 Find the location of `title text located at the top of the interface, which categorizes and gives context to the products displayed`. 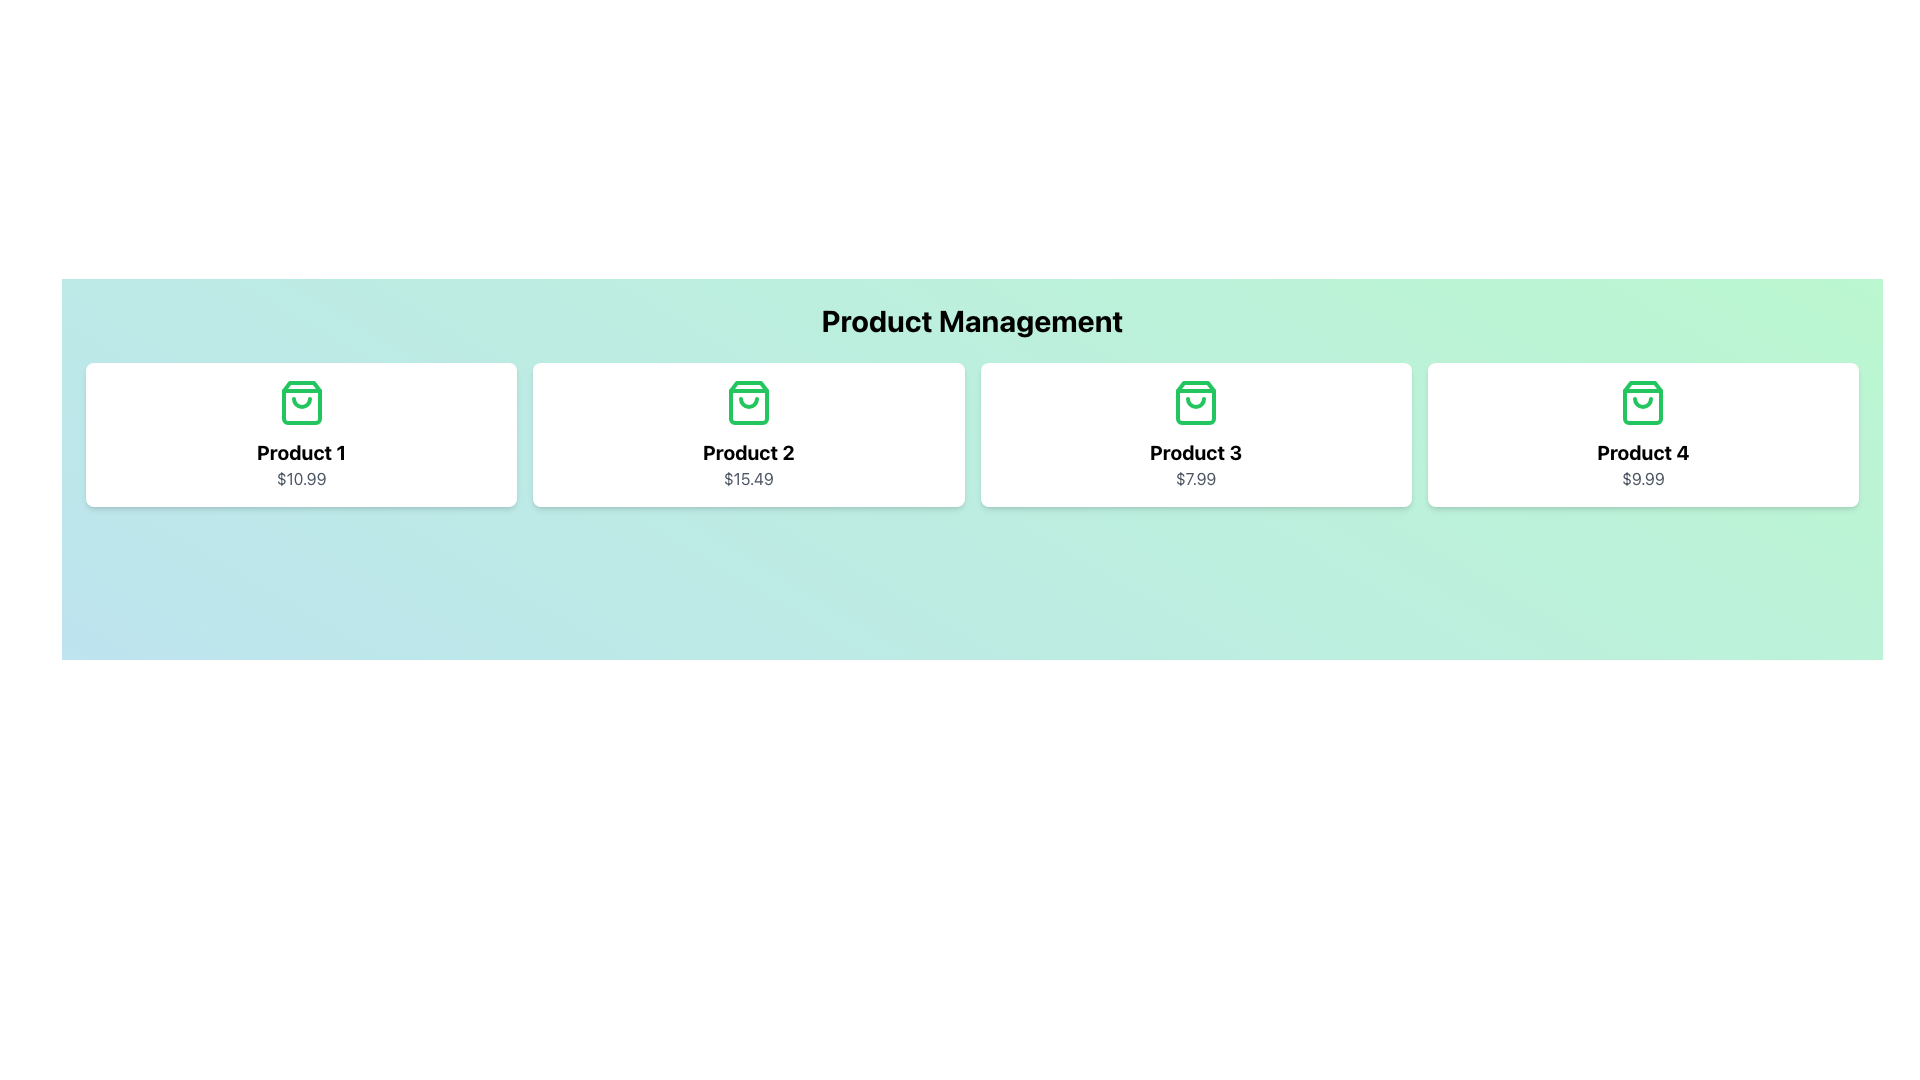

title text located at the top of the interface, which categorizes and gives context to the products displayed is located at coordinates (972, 319).